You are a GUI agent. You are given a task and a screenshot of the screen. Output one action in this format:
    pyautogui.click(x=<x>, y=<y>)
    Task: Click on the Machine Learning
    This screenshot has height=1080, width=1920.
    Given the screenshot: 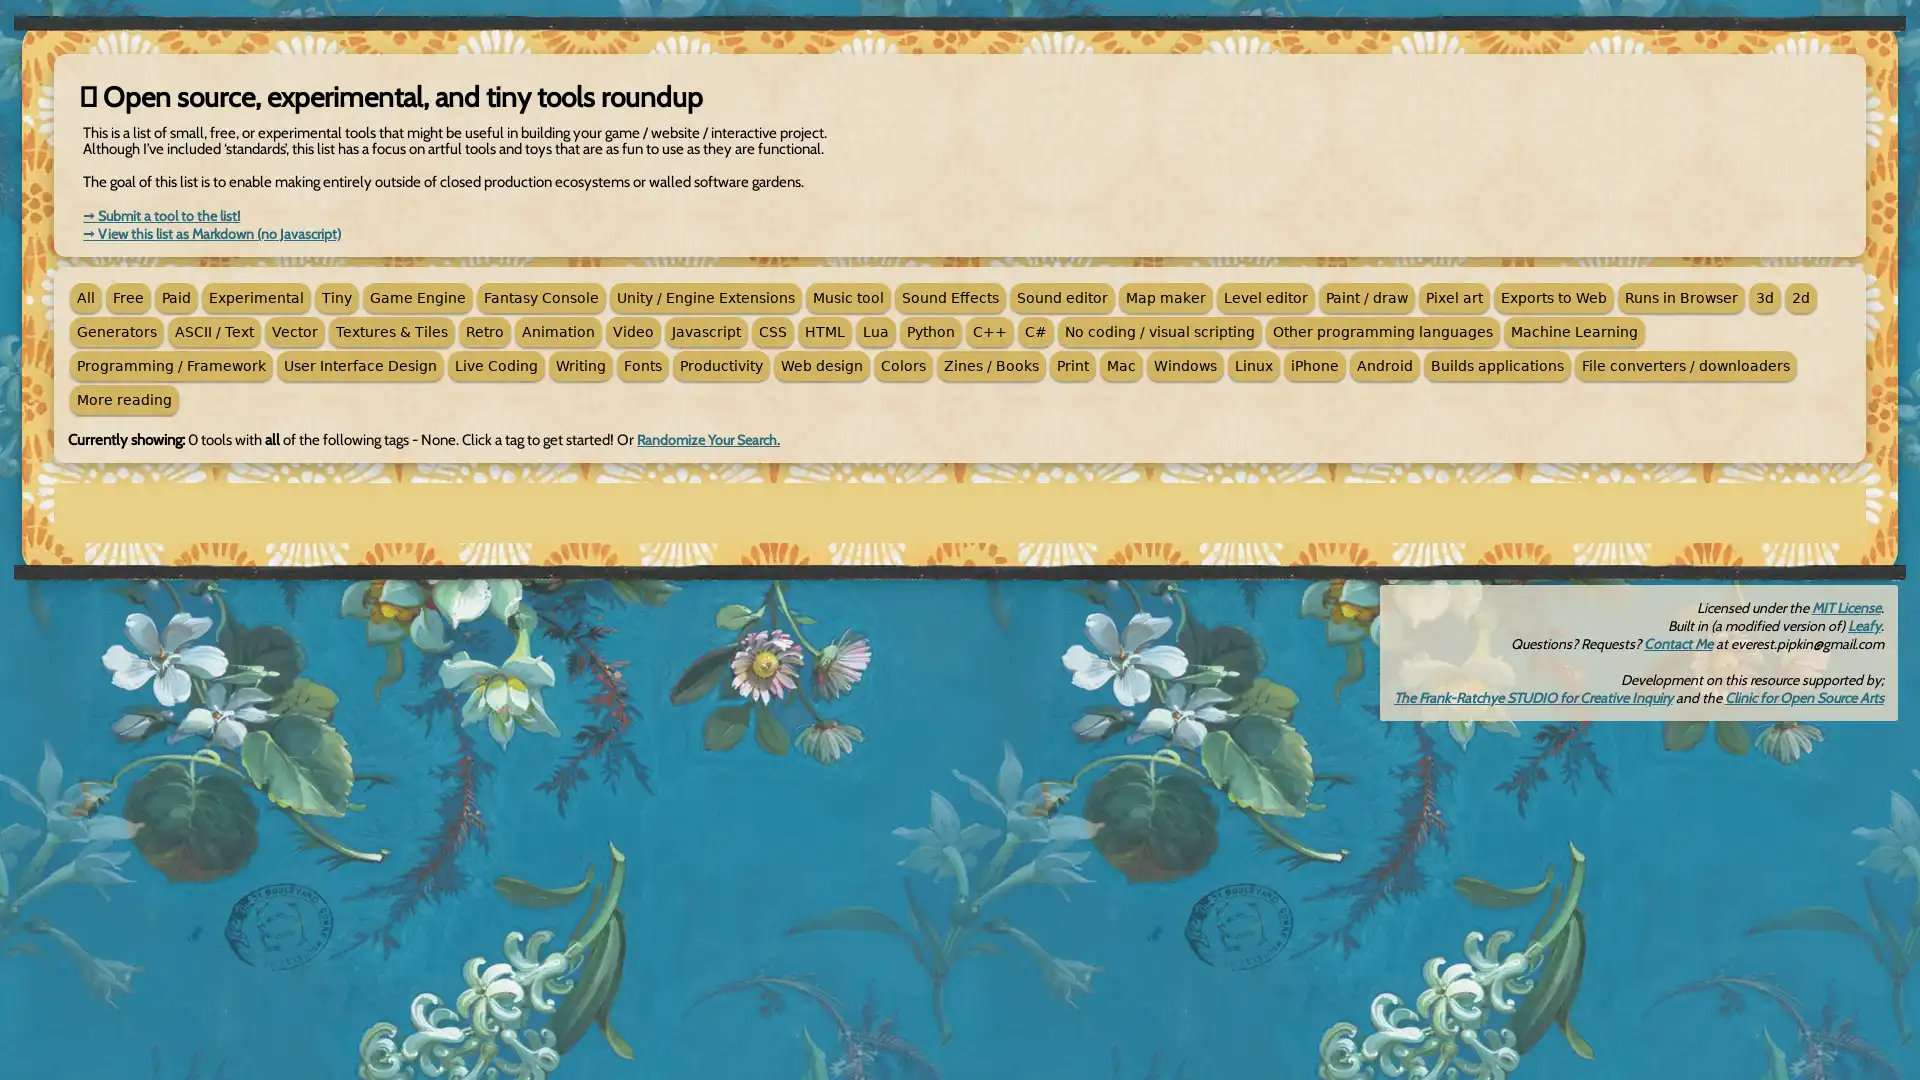 What is the action you would take?
    pyautogui.click(x=1573, y=330)
    